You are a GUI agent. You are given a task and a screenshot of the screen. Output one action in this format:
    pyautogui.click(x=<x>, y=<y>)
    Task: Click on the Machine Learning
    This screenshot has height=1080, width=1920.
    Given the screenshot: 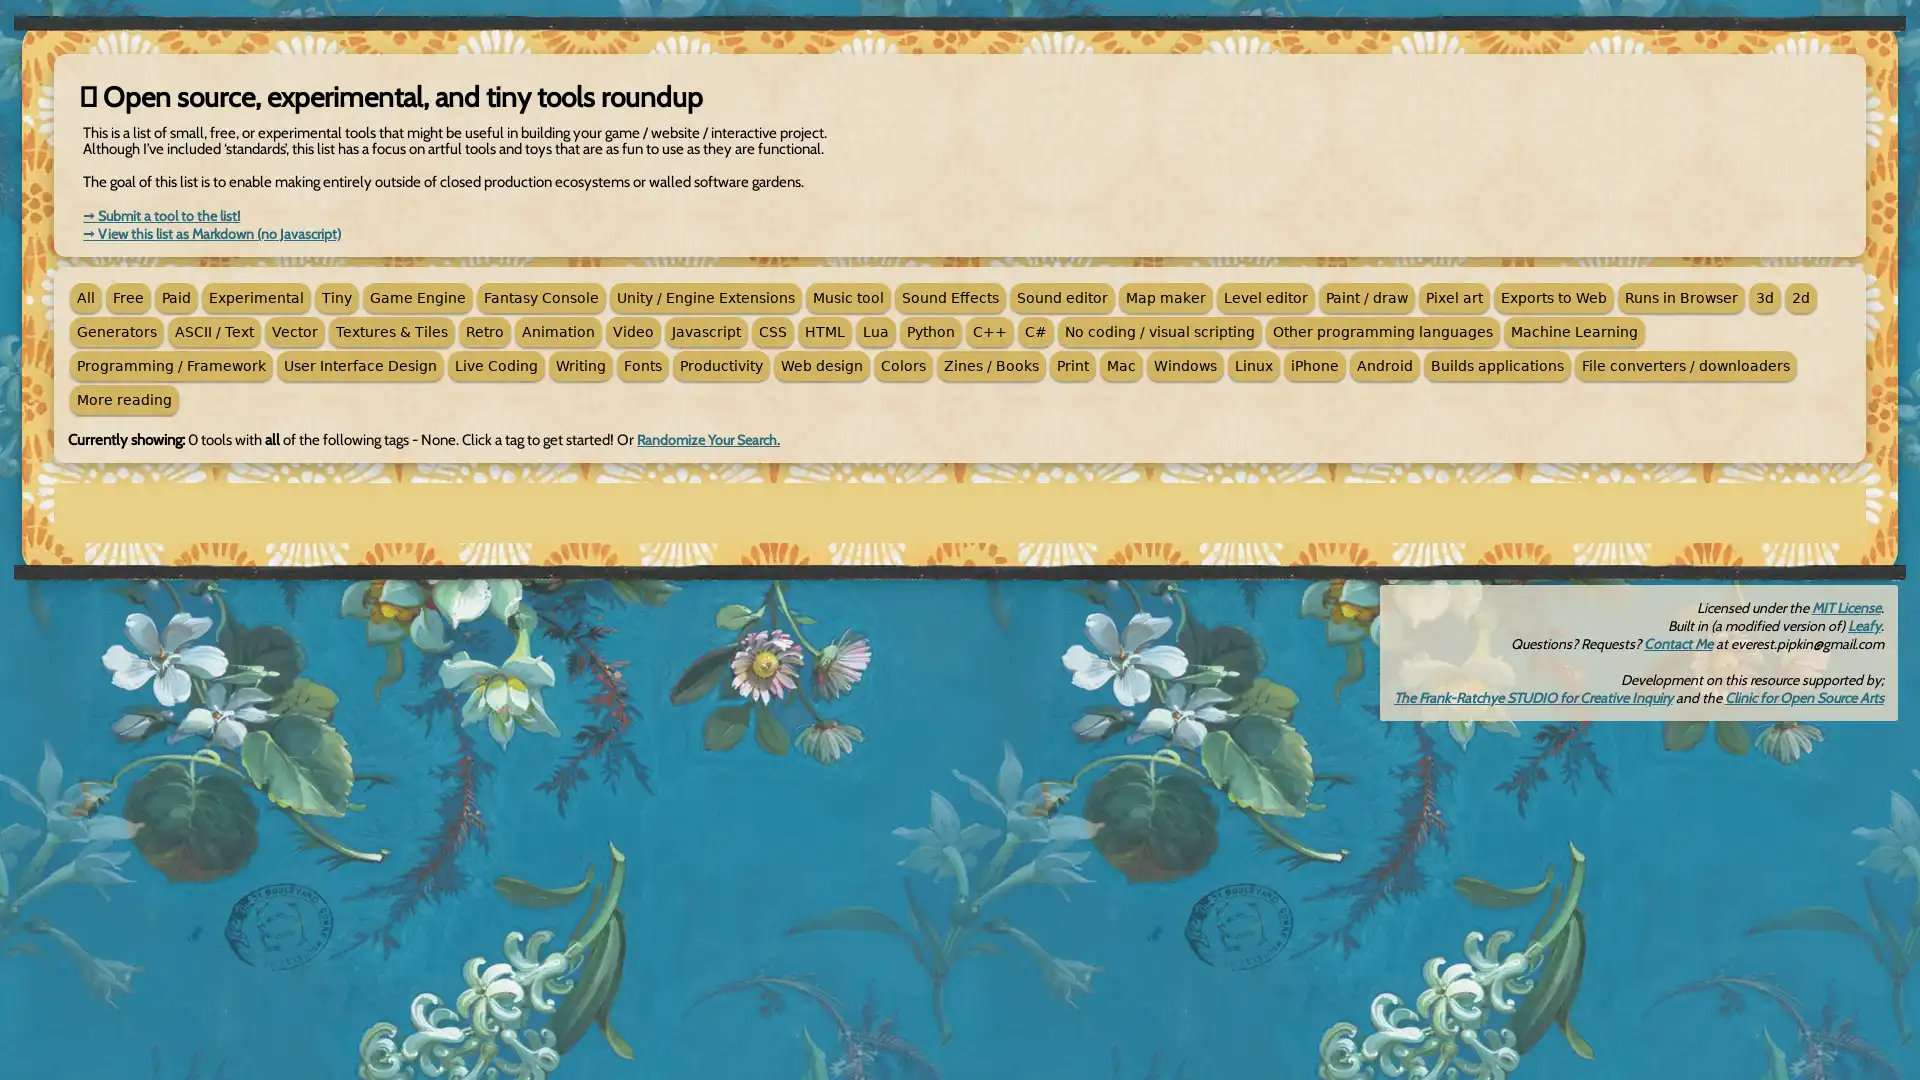 What is the action you would take?
    pyautogui.click(x=1573, y=330)
    